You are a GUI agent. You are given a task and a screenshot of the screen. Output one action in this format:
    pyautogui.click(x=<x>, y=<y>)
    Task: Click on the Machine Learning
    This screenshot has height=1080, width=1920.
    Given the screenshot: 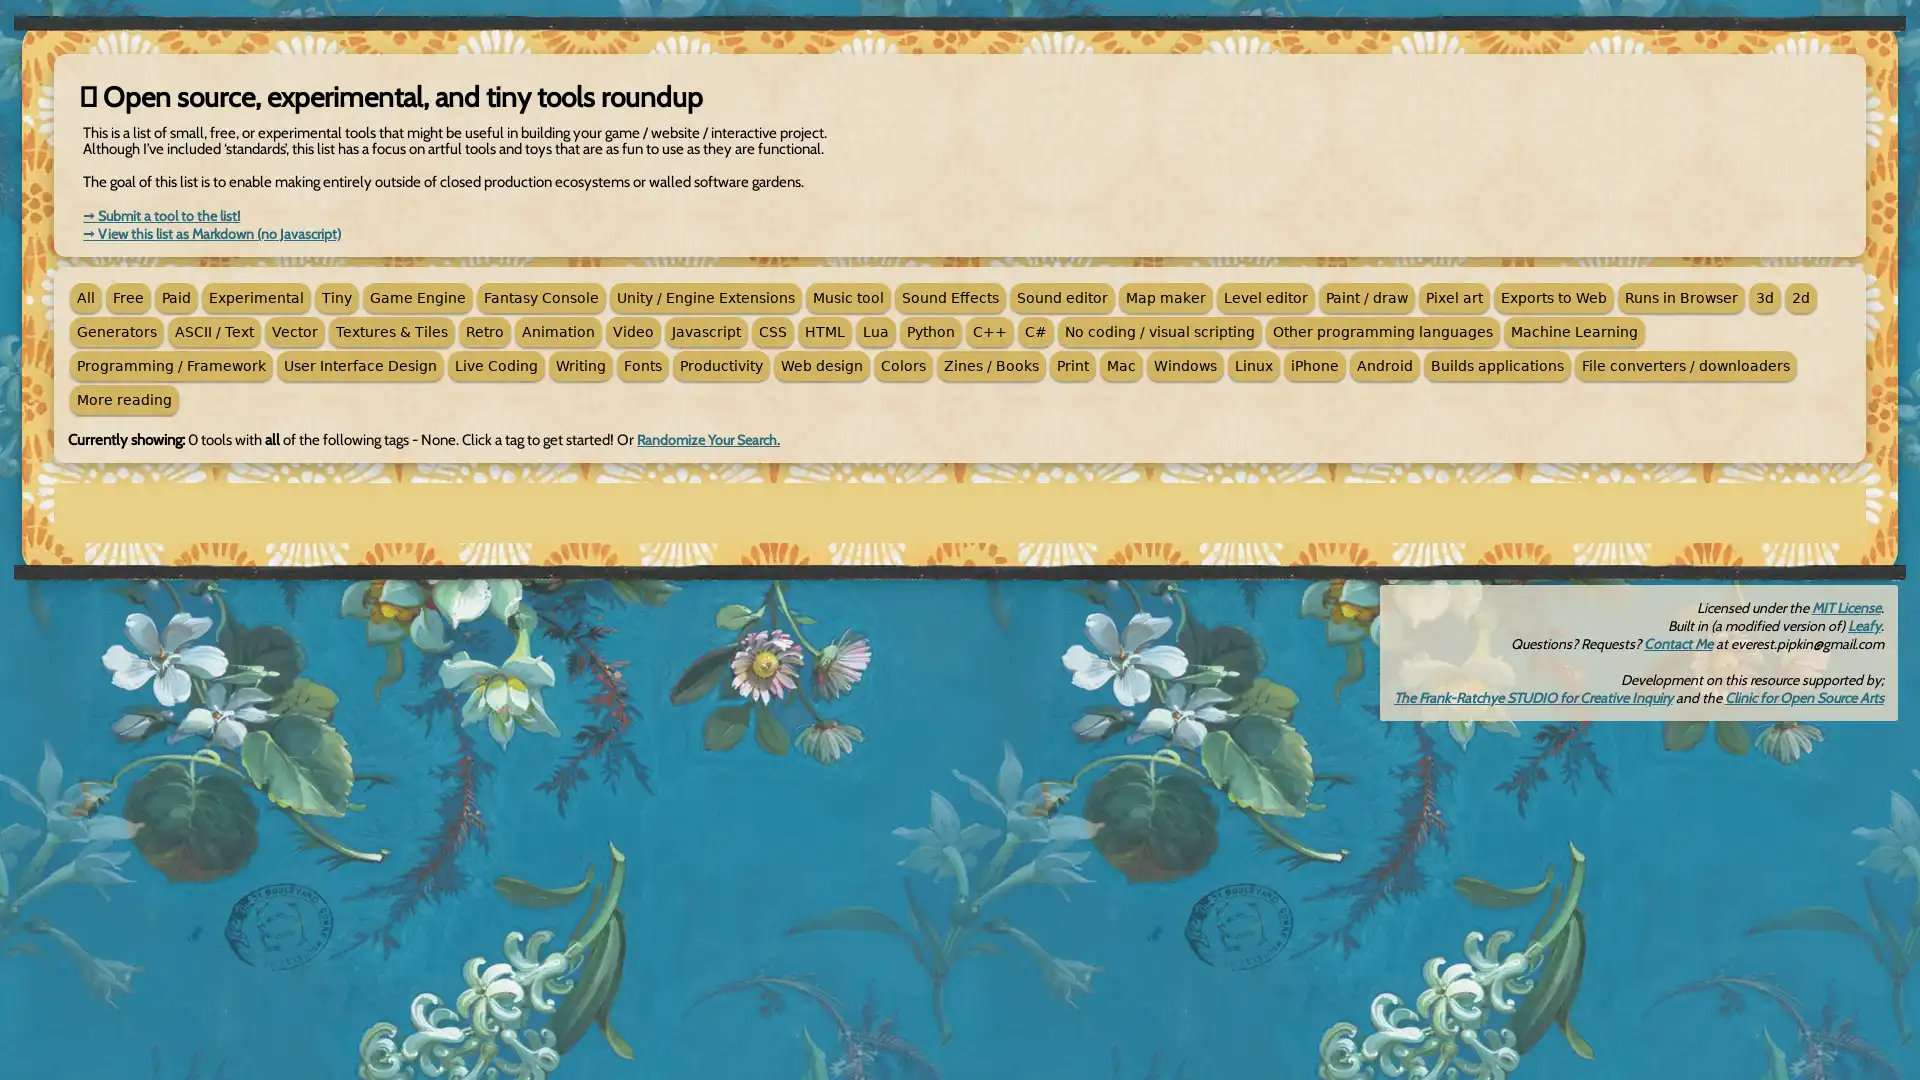 What is the action you would take?
    pyautogui.click(x=1573, y=330)
    